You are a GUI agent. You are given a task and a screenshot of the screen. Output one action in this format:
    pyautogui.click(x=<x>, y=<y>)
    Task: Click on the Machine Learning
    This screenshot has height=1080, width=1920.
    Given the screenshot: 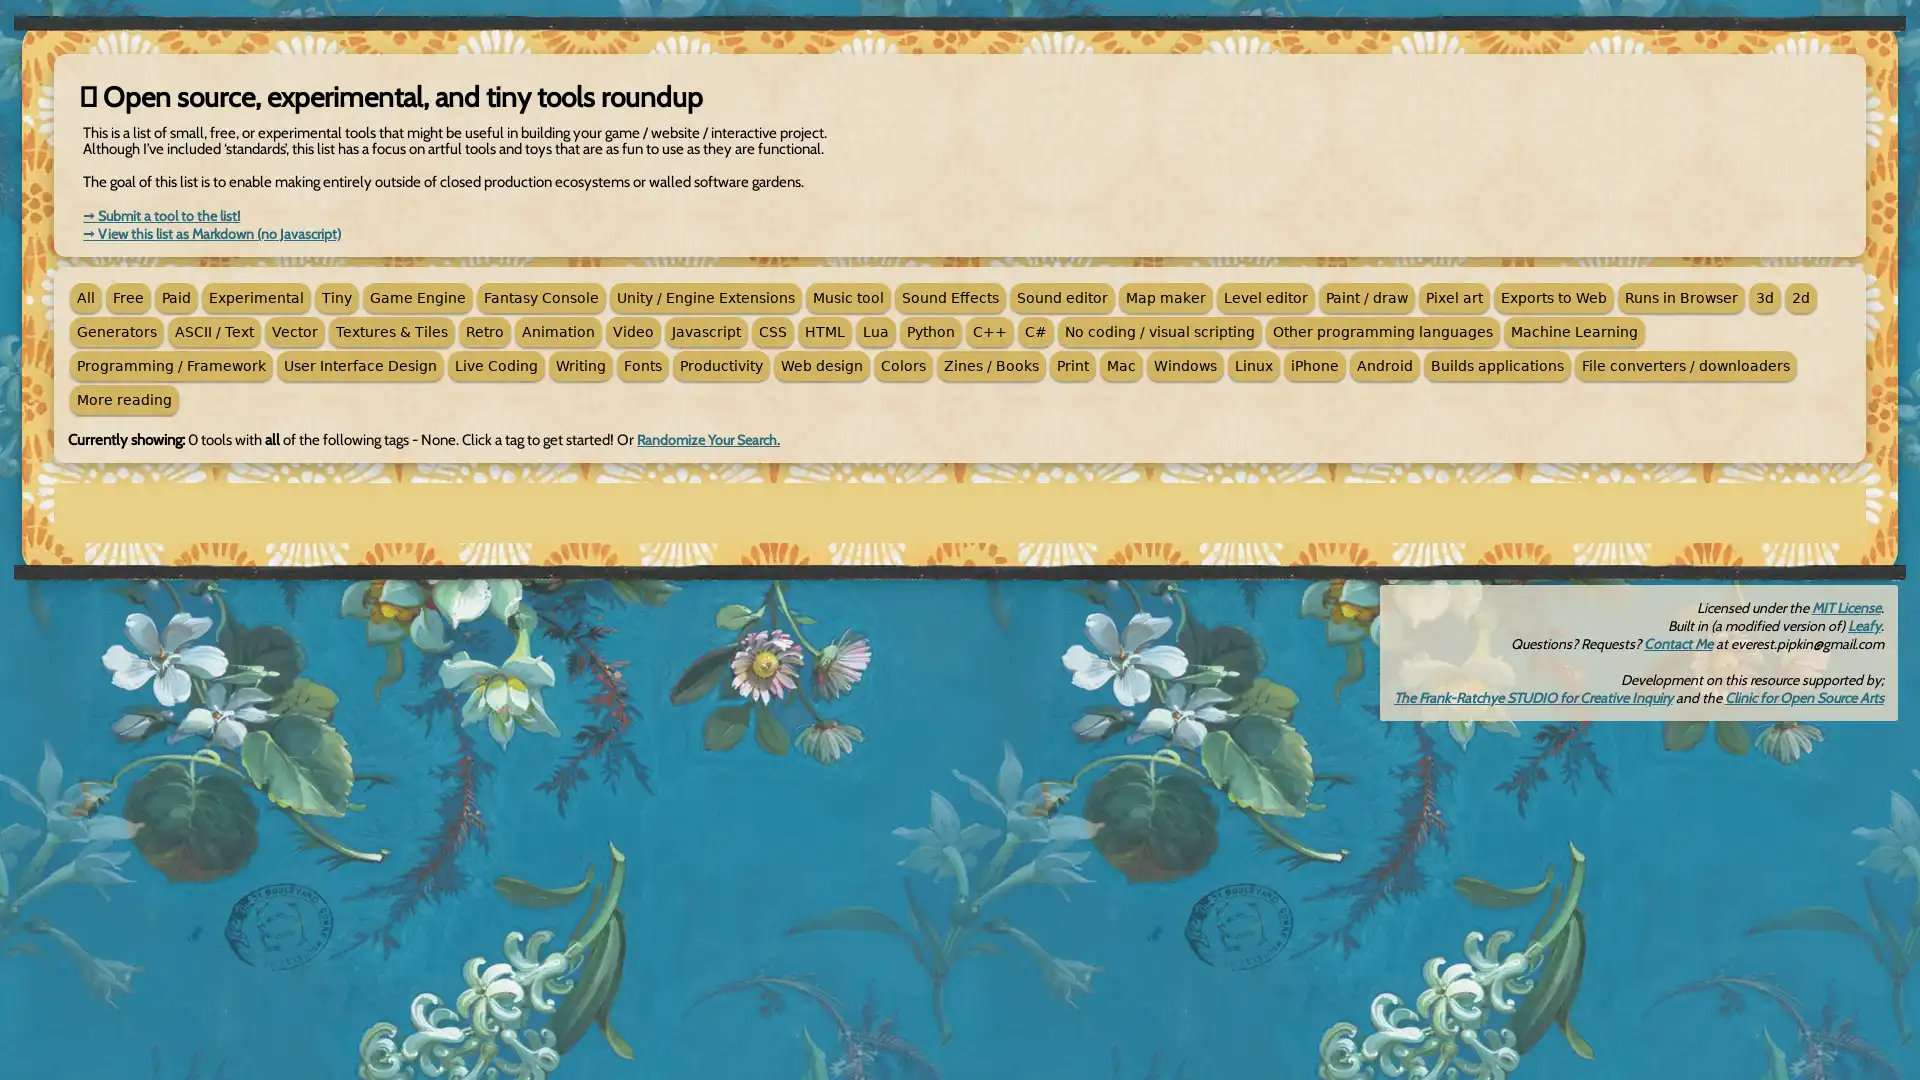 What is the action you would take?
    pyautogui.click(x=1573, y=330)
    